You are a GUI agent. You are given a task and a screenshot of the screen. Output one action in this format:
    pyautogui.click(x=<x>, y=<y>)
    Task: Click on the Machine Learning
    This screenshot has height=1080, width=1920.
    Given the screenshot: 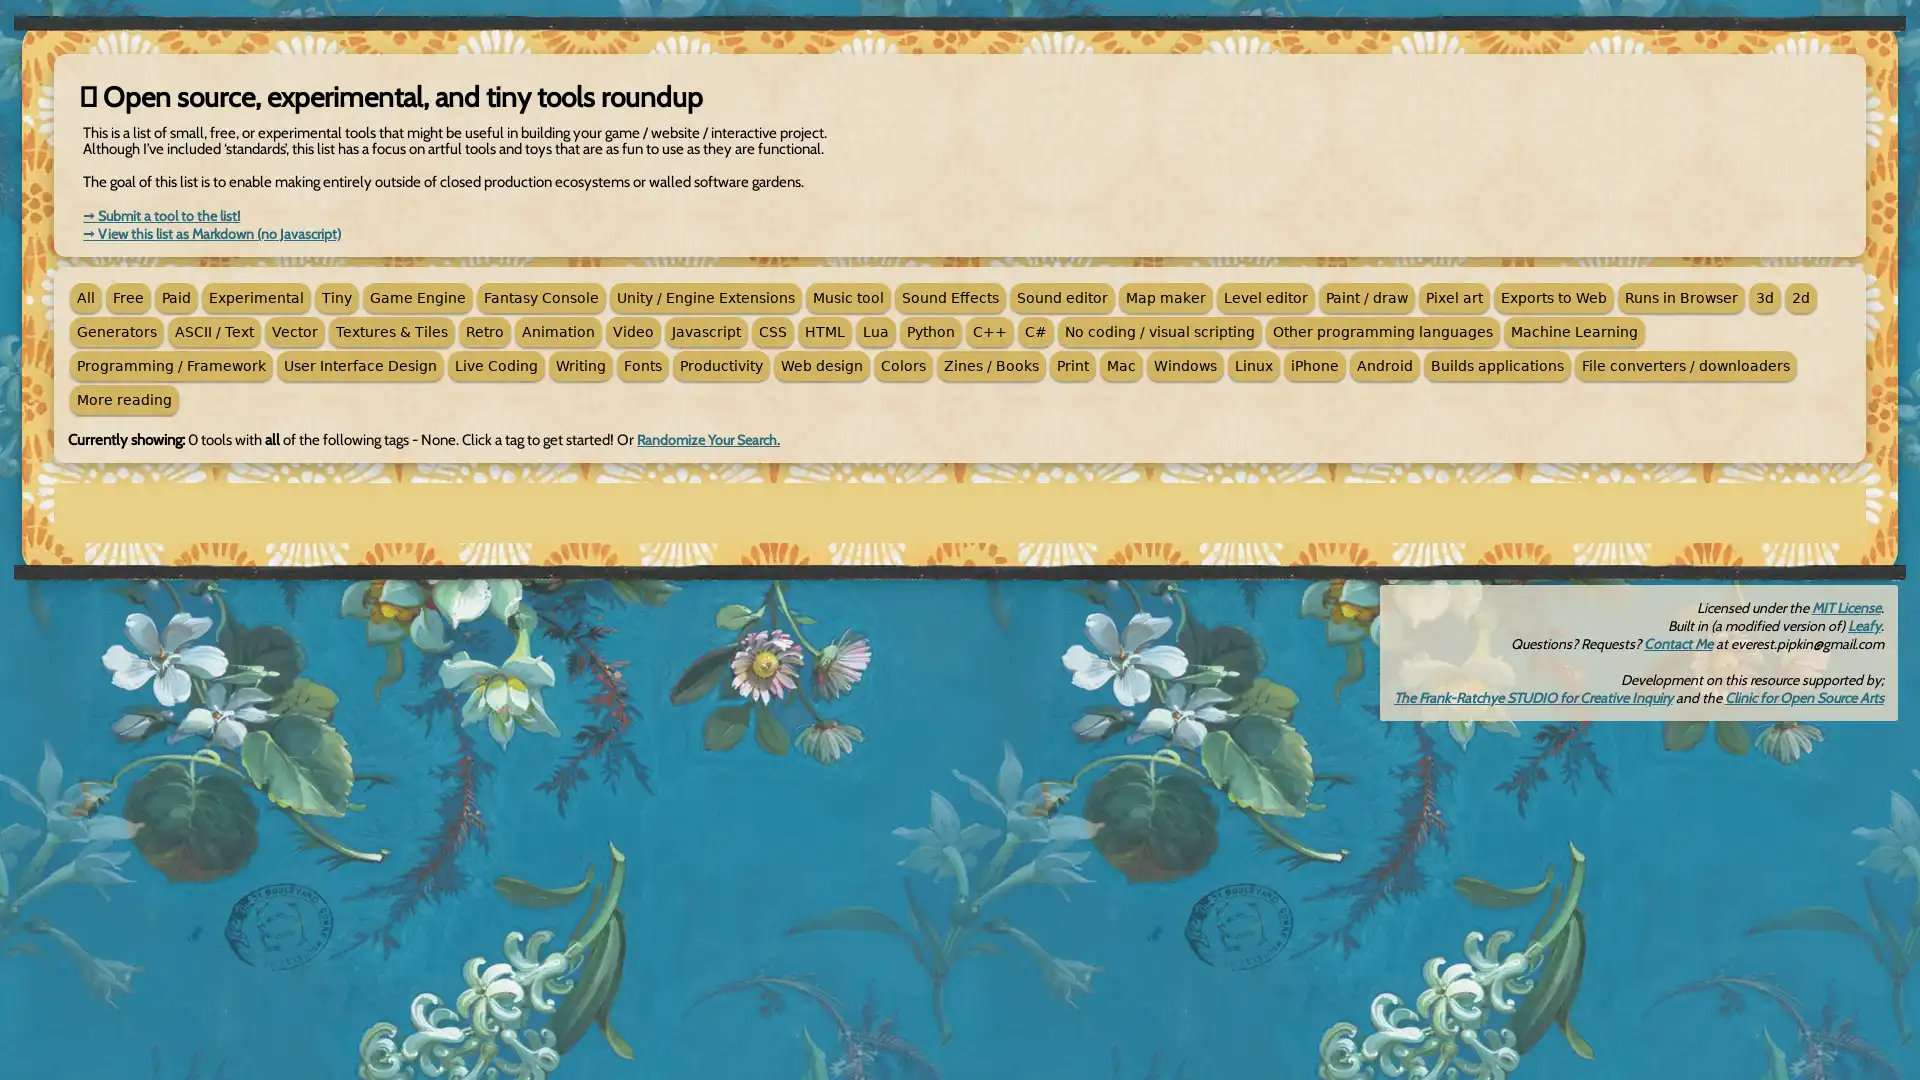 What is the action you would take?
    pyautogui.click(x=1573, y=330)
    